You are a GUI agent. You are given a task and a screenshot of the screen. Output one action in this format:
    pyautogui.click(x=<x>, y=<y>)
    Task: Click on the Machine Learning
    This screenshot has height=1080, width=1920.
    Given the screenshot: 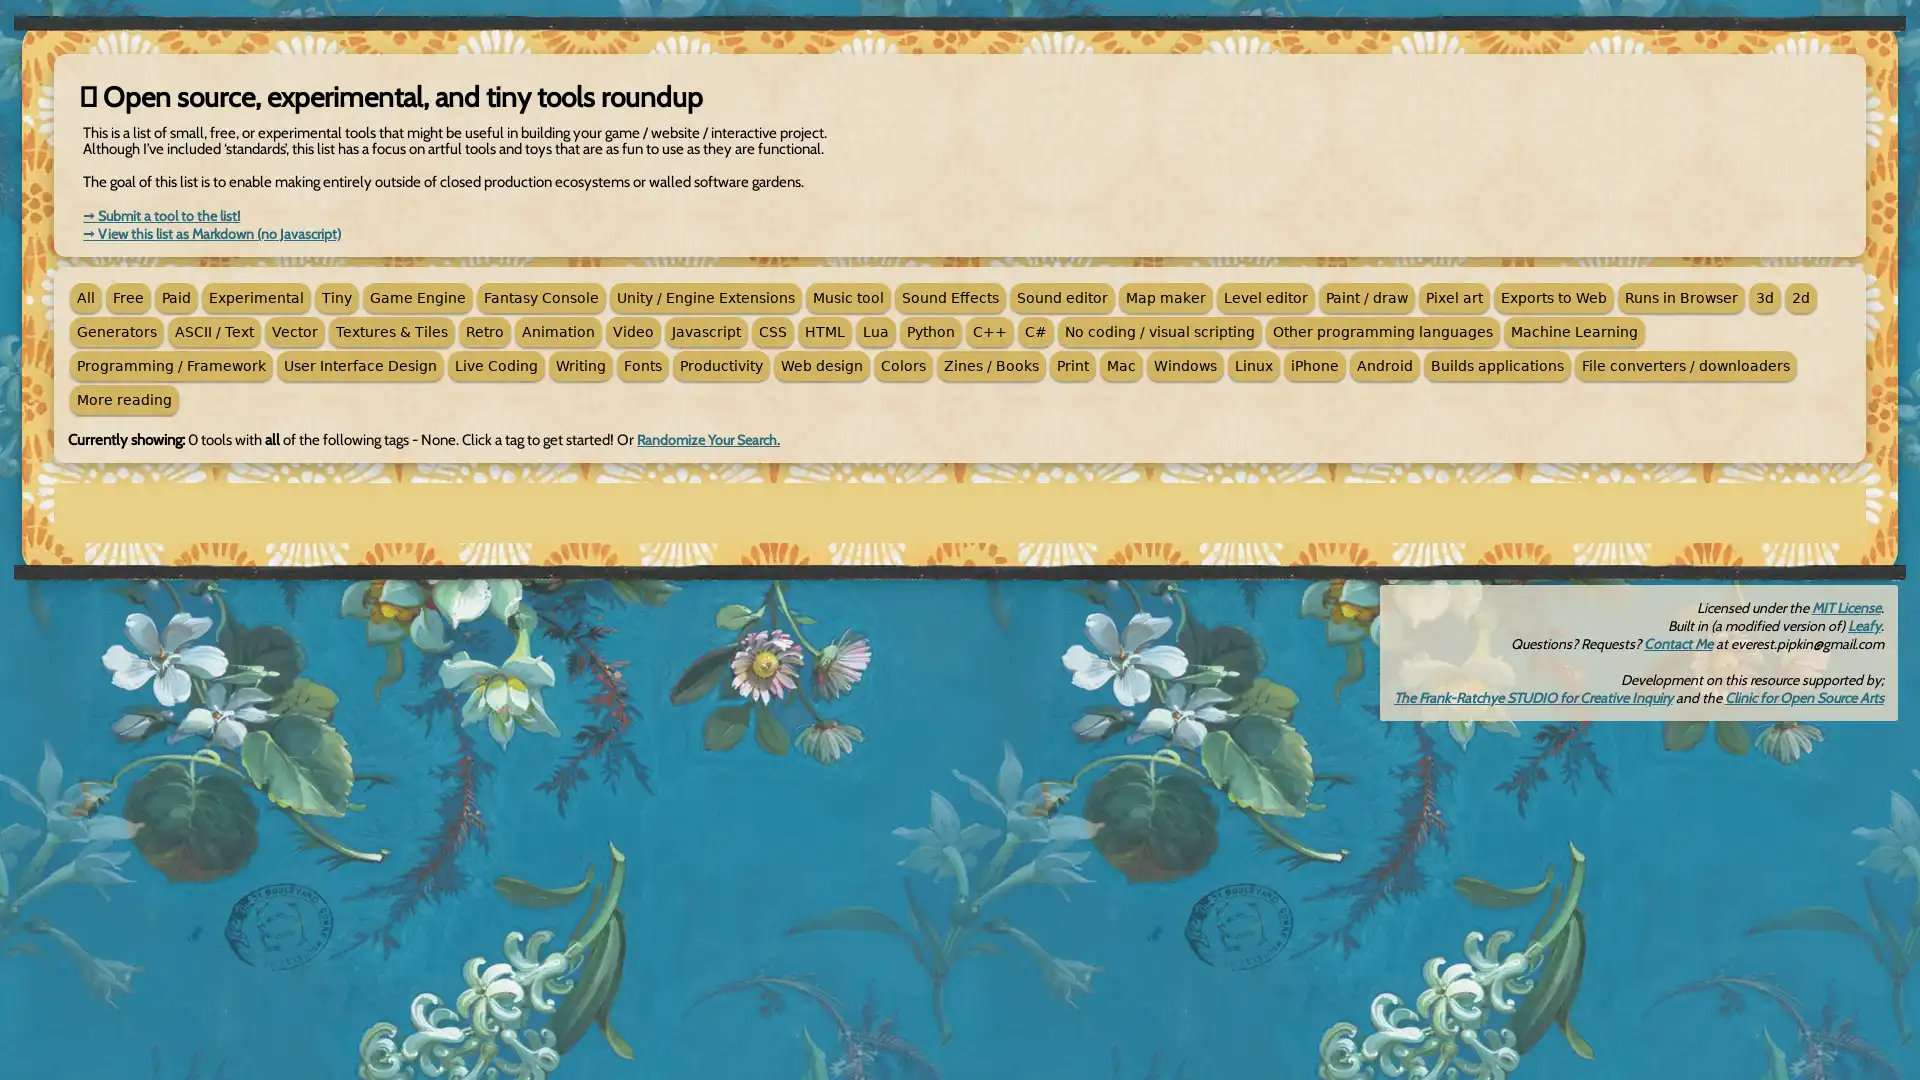 What is the action you would take?
    pyautogui.click(x=1573, y=330)
    